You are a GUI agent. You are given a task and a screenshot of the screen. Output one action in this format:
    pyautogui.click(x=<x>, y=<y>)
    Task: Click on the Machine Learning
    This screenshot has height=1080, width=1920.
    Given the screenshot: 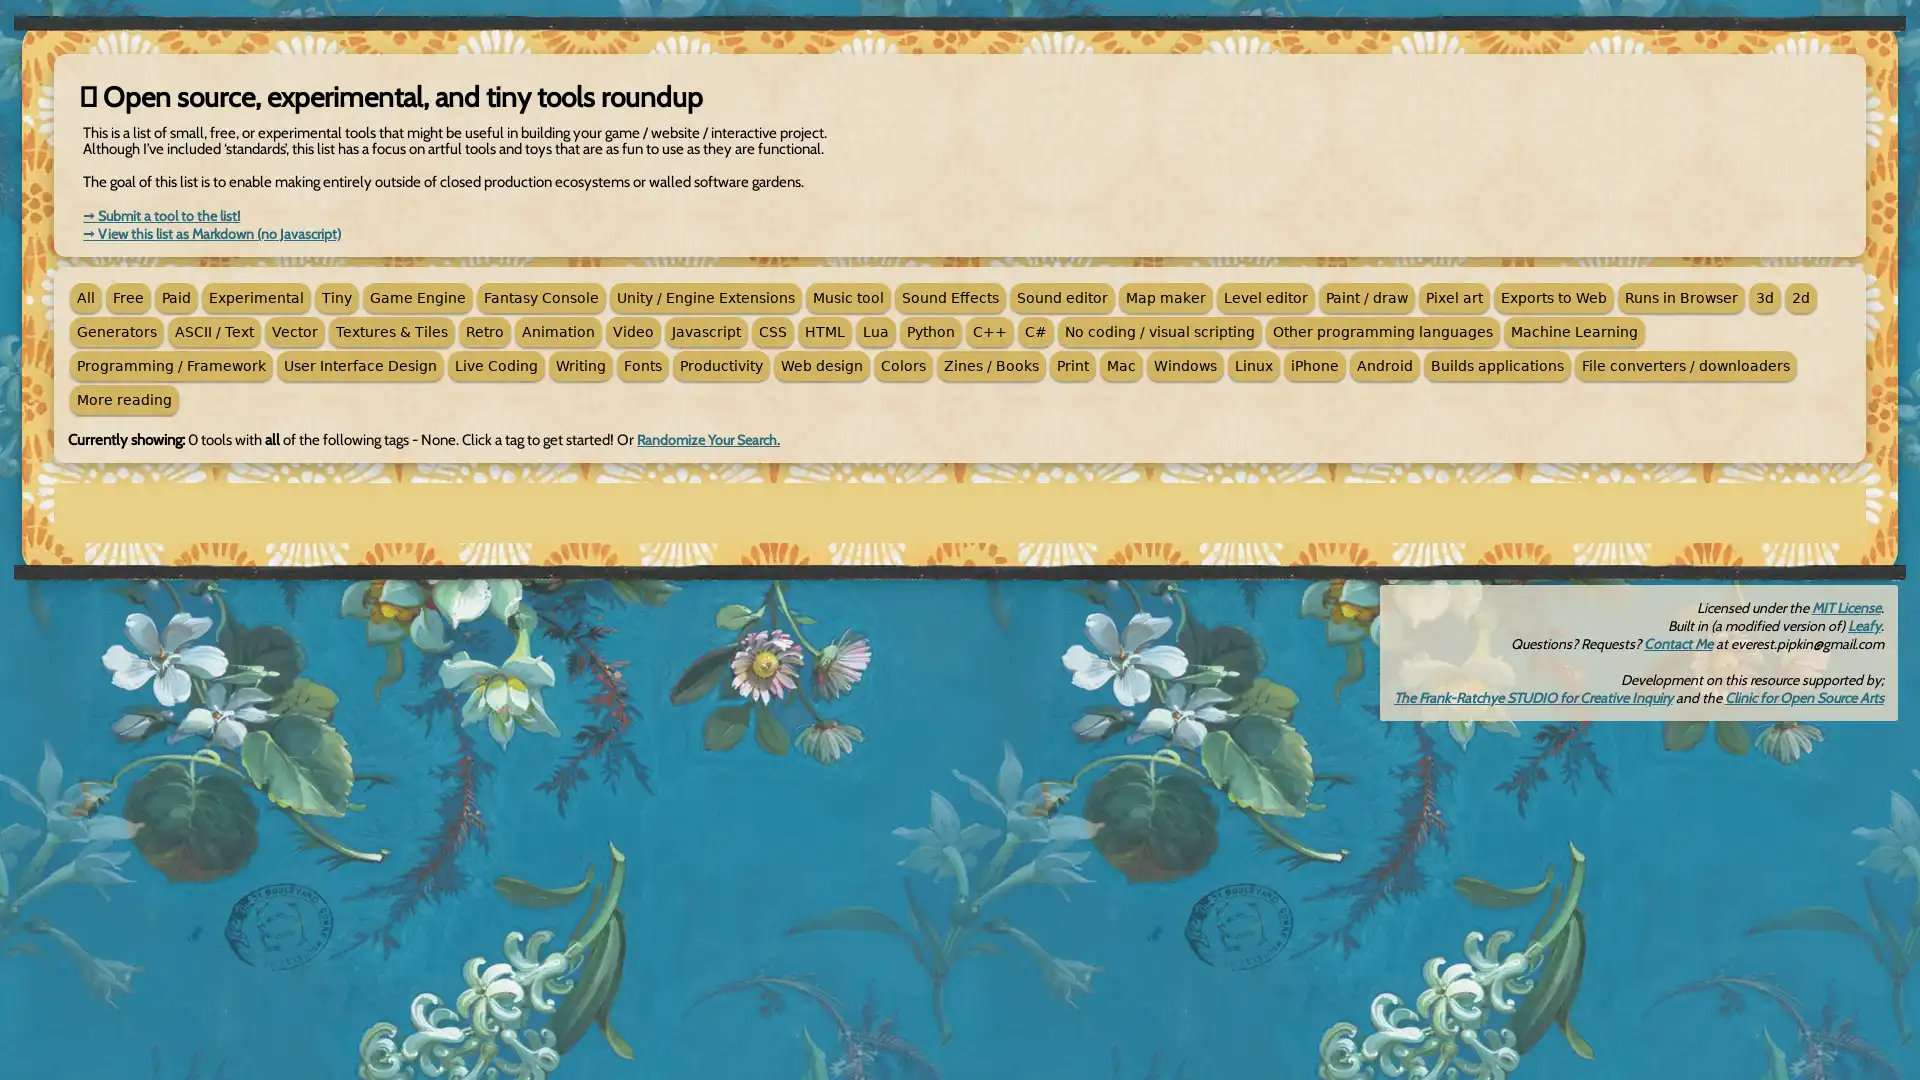 What is the action you would take?
    pyautogui.click(x=1573, y=330)
    